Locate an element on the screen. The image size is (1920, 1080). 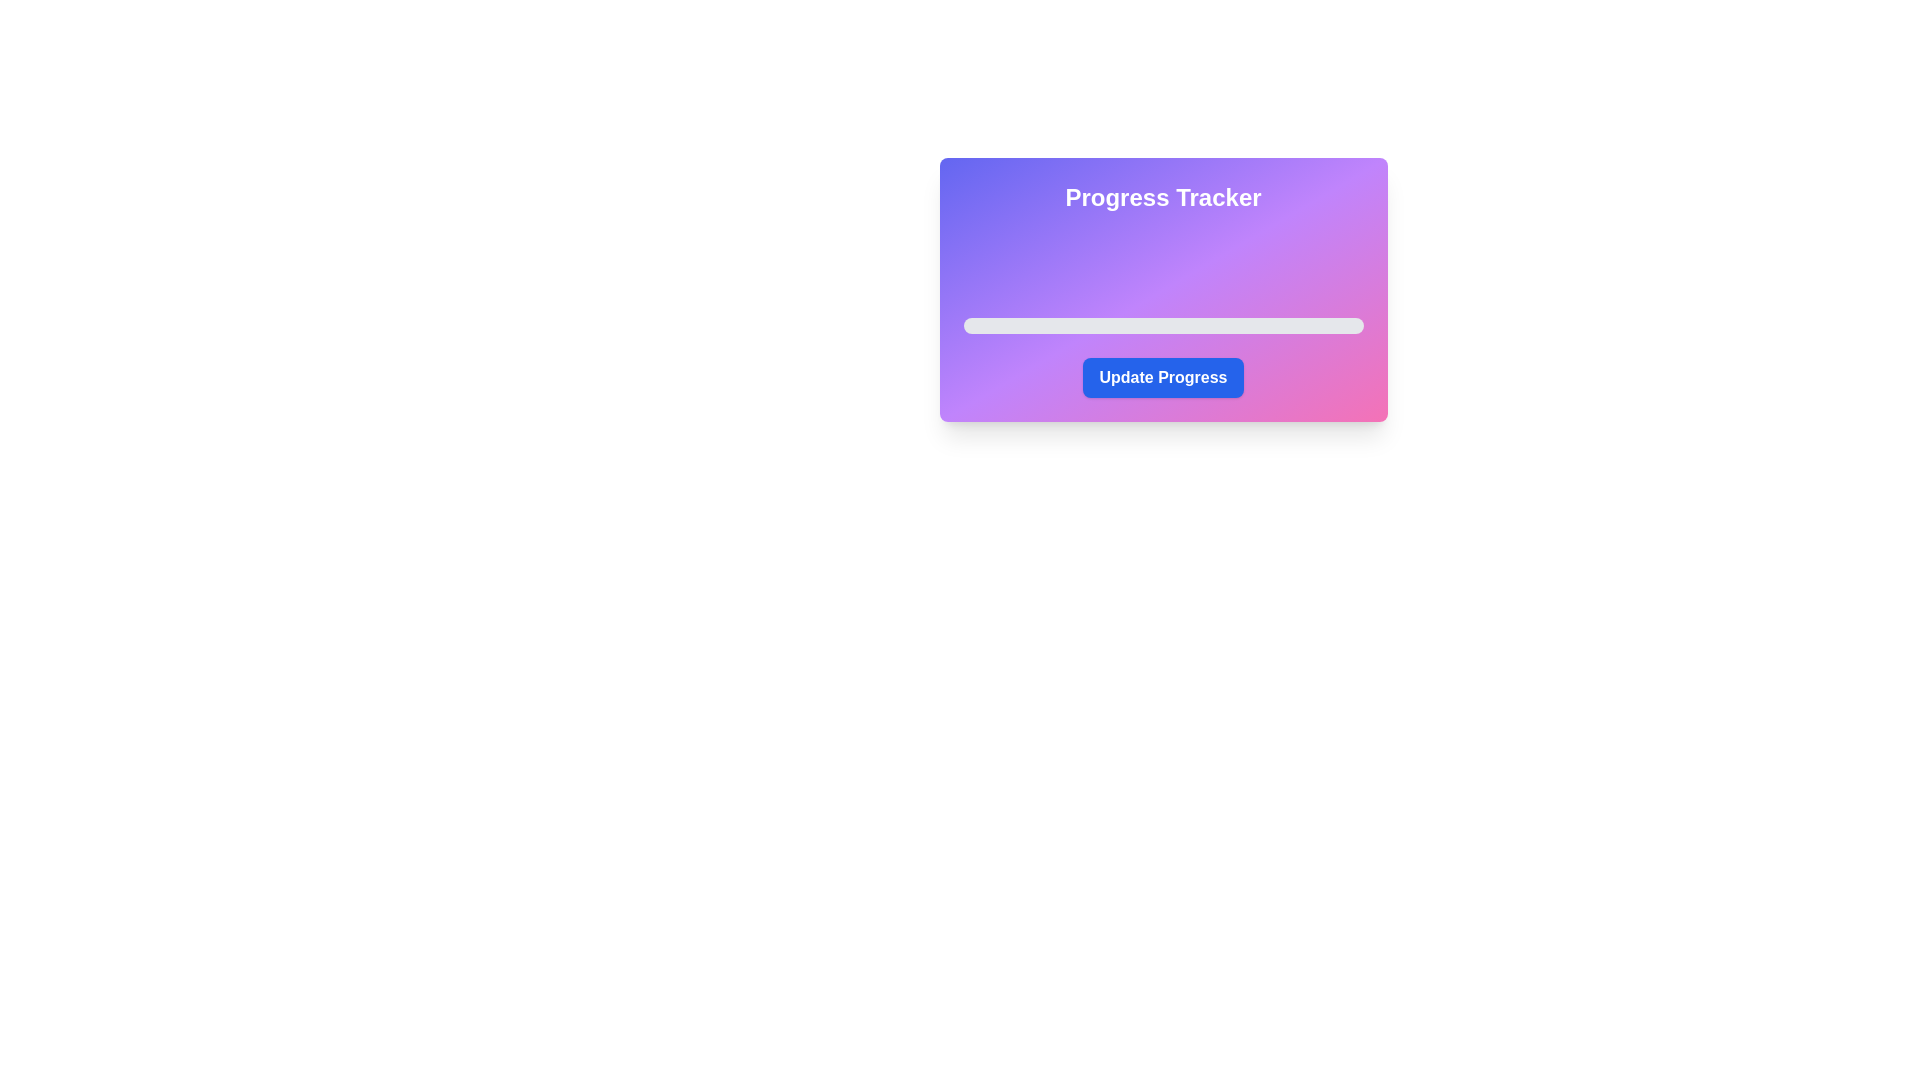
the progress bar that visually represents the progress of an operation, located below the circular progress indicator and above the interactive blue button labeled 'Update Progress' is located at coordinates (1163, 325).